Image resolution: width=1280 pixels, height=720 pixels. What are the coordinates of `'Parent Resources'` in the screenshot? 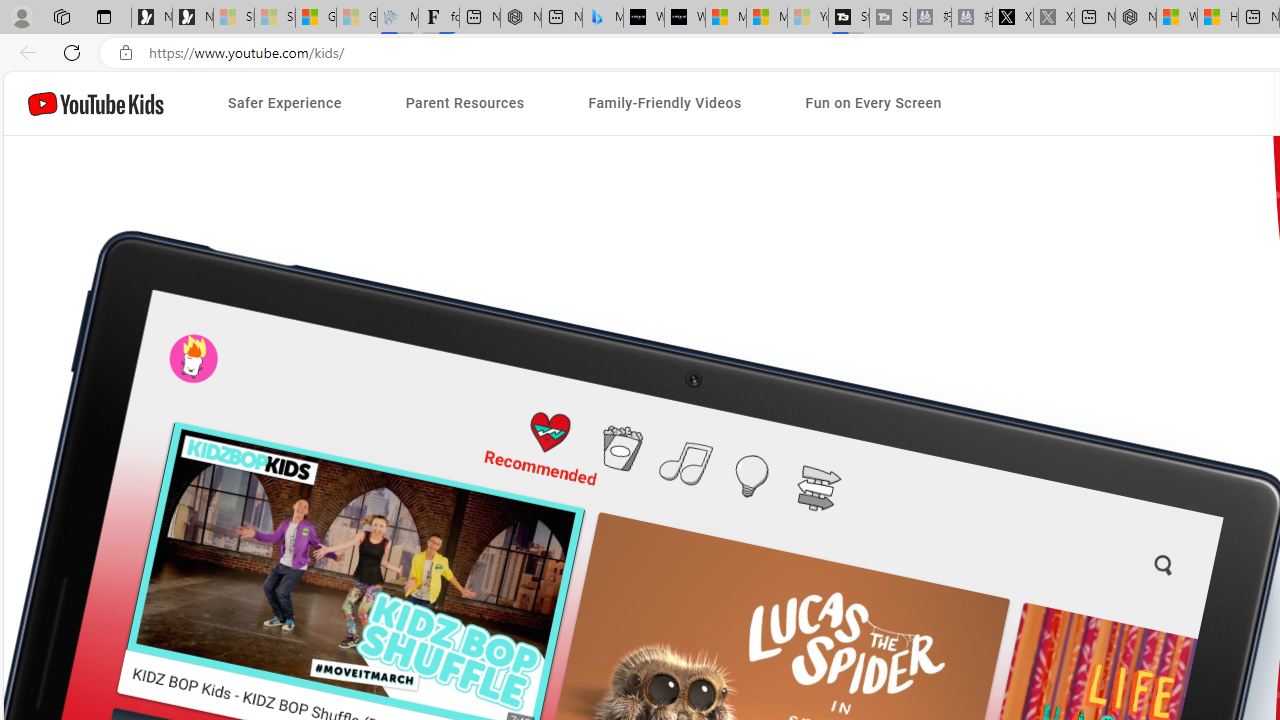 It's located at (463, 103).